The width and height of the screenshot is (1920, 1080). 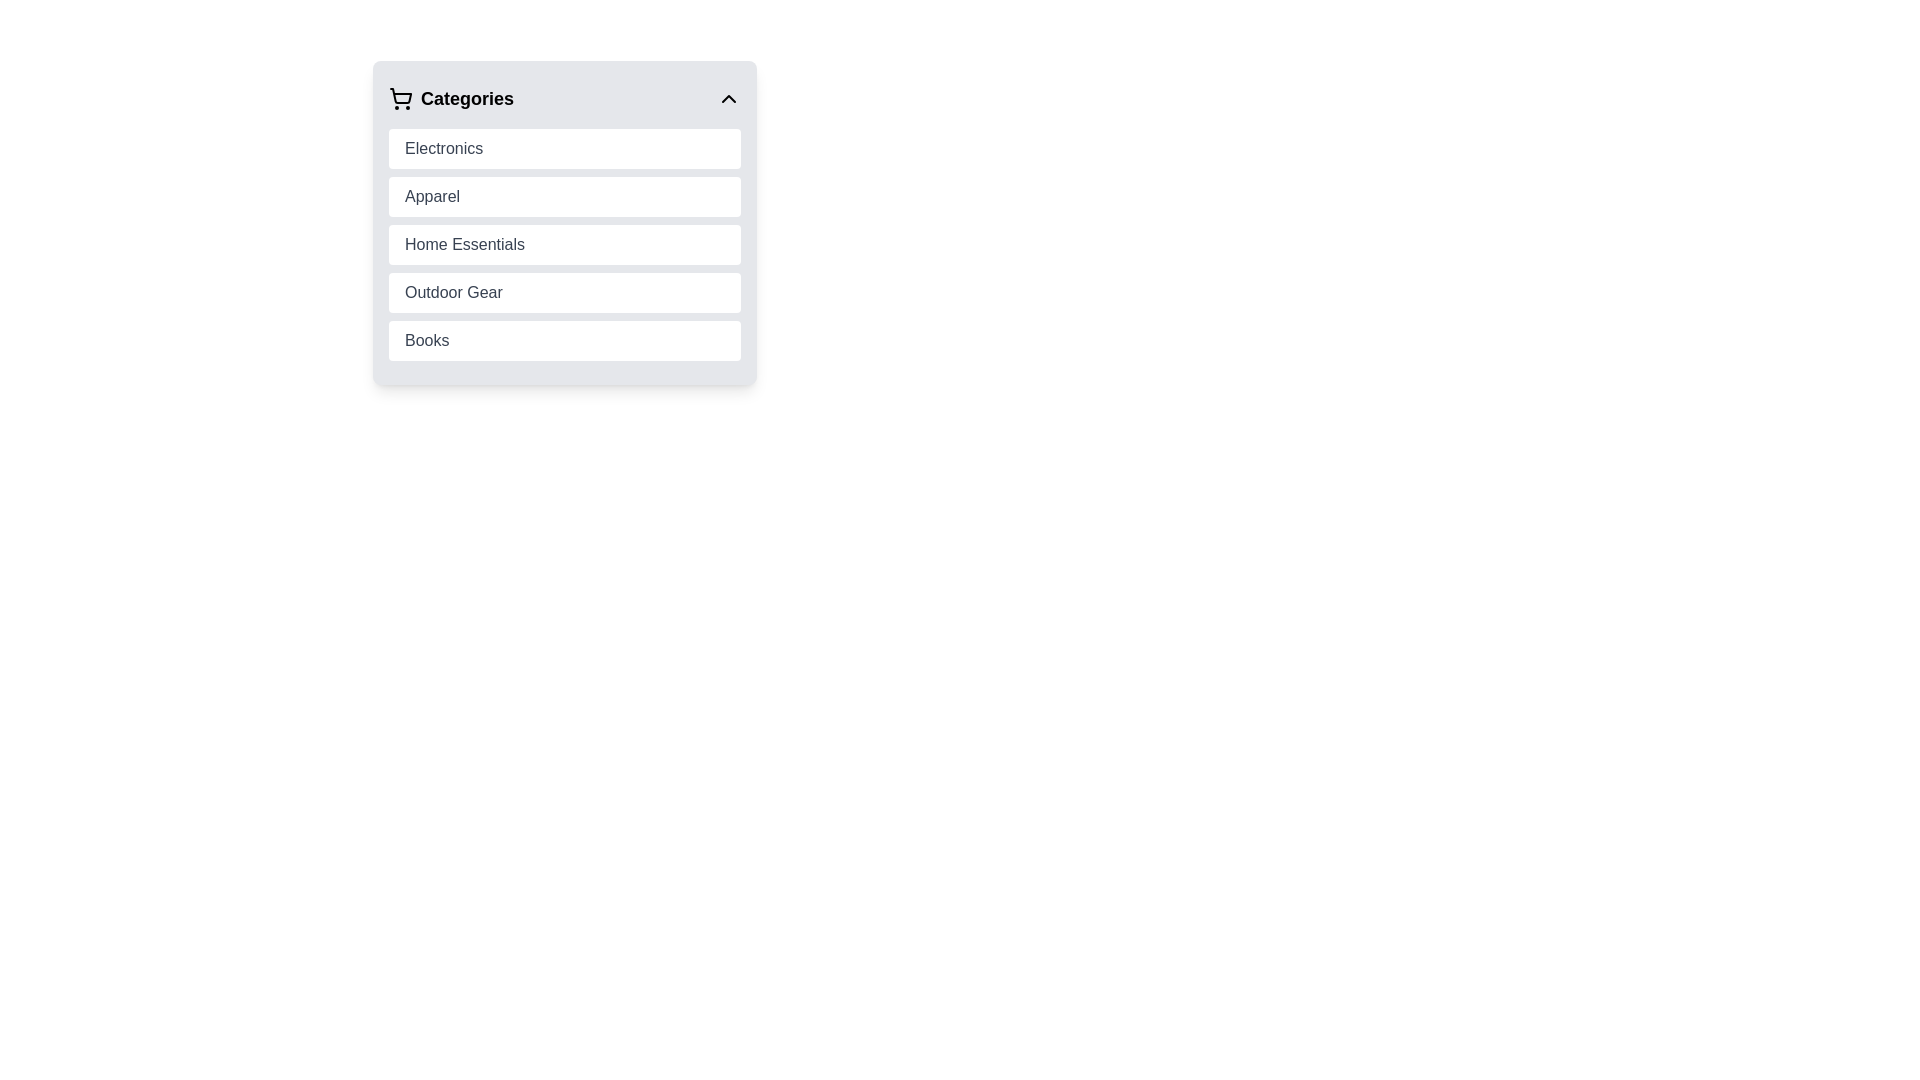 I want to click on the 'Apparel' category button, which is the second item in the vertical list of selectable options within the 'Categories' section, so click(x=564, y=196).